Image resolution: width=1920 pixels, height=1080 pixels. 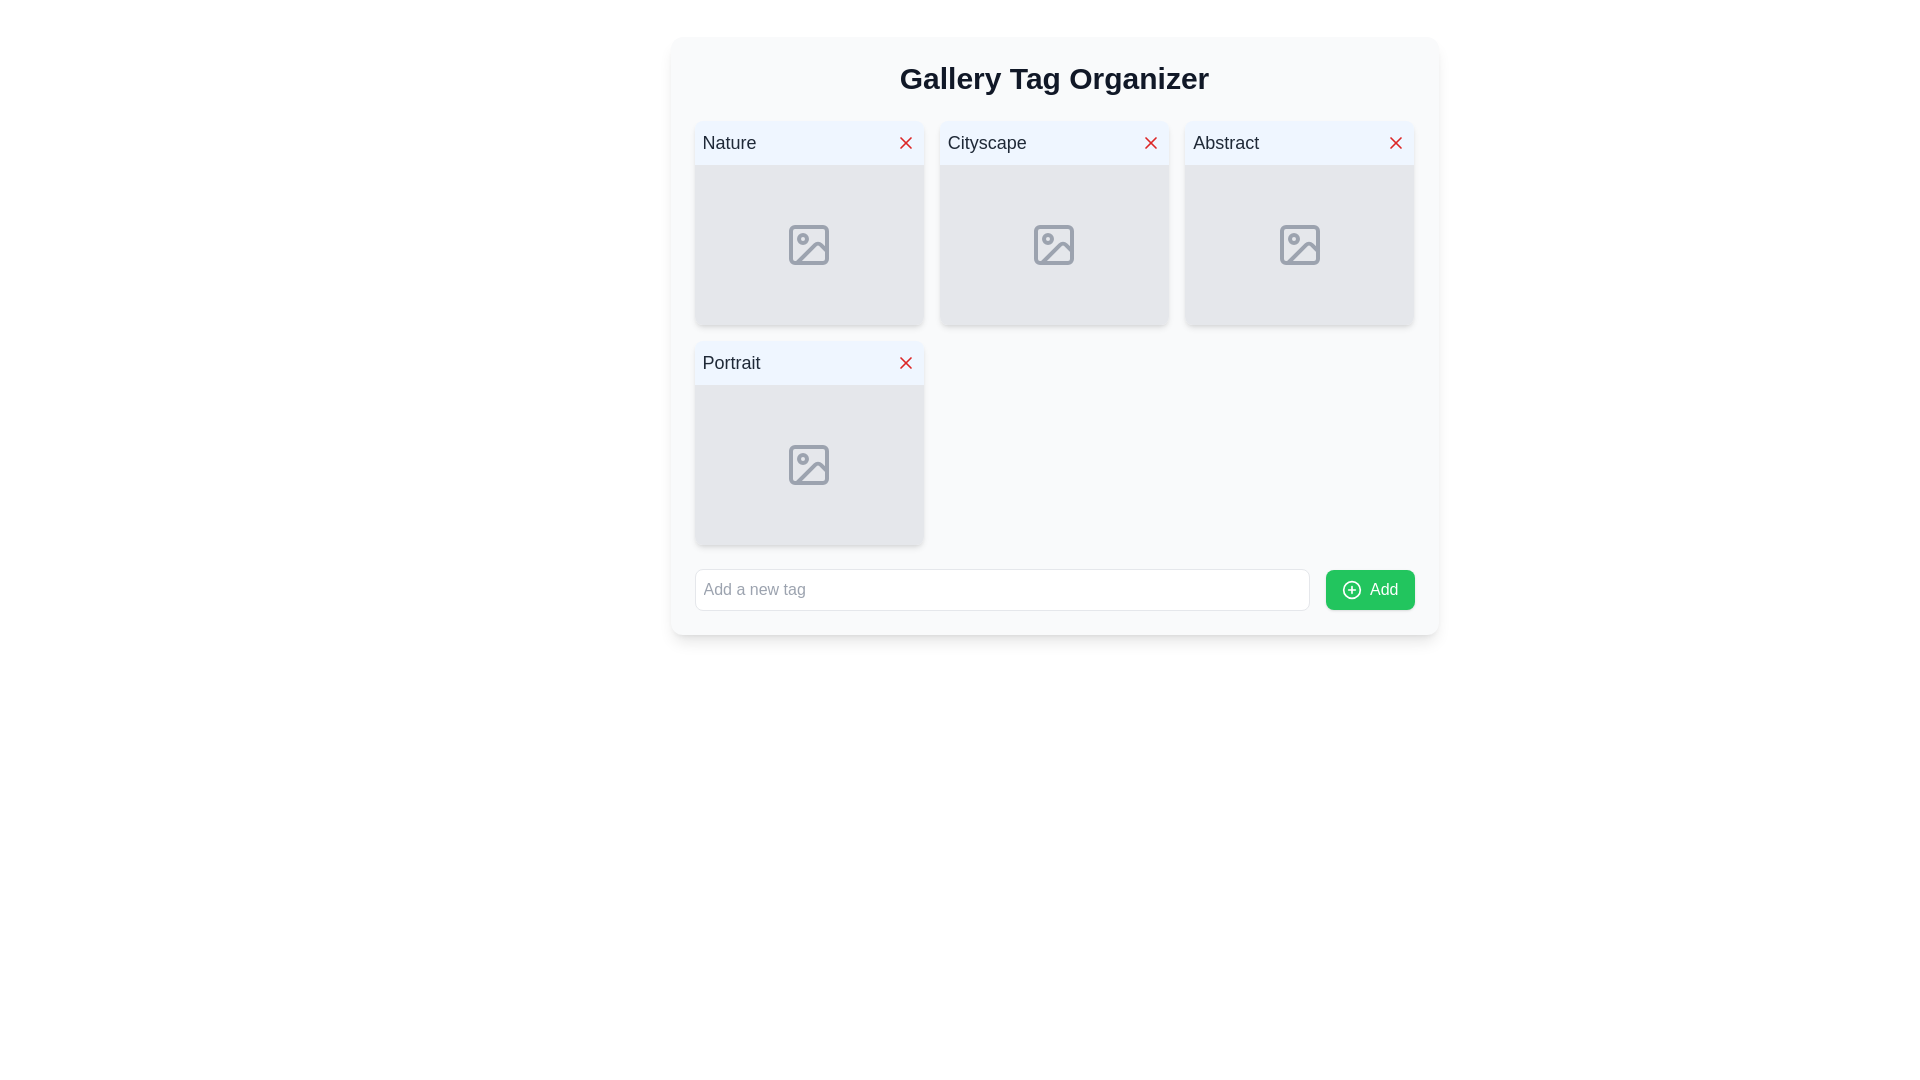 I want to click on the card labeled 'Portrait' with a light gray background, located, so click(x=809, y=442).